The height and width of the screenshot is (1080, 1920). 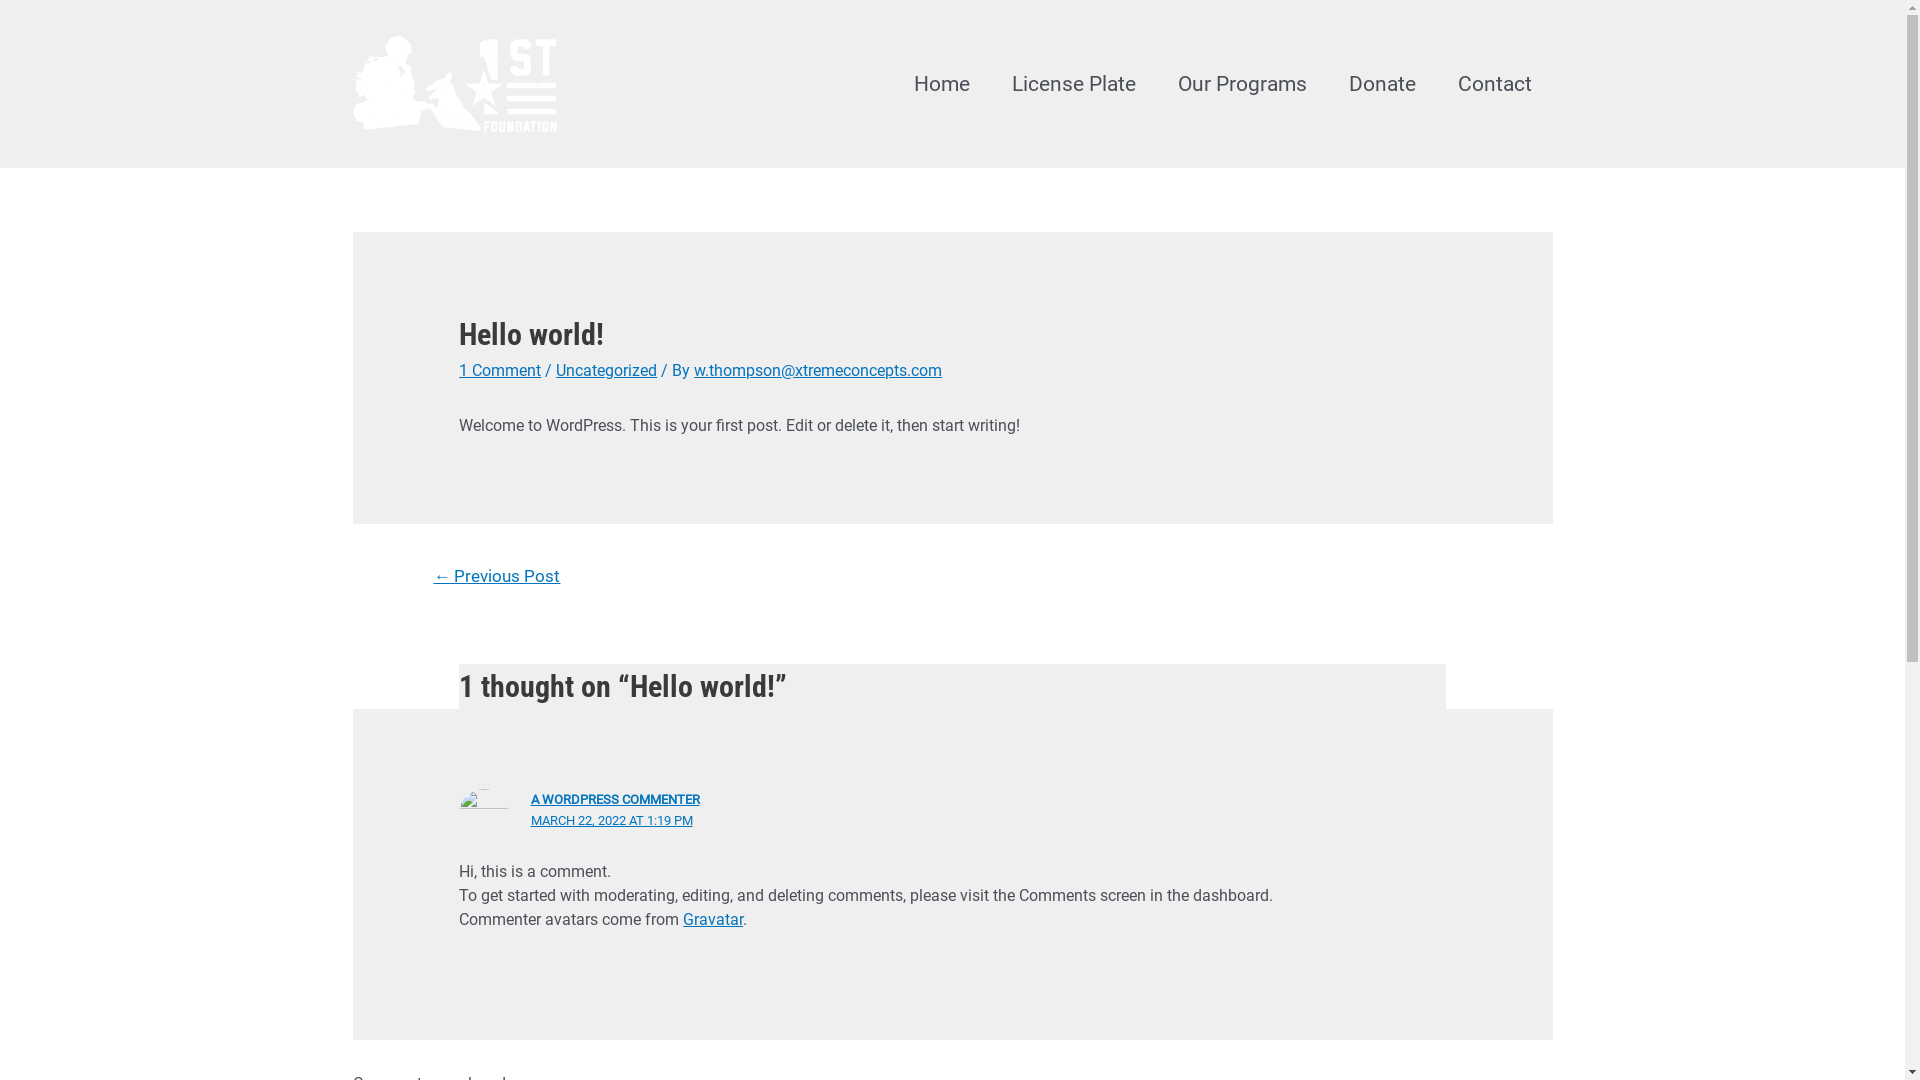 I want to click on 'Uncategorized', so click(x=605, y=370).